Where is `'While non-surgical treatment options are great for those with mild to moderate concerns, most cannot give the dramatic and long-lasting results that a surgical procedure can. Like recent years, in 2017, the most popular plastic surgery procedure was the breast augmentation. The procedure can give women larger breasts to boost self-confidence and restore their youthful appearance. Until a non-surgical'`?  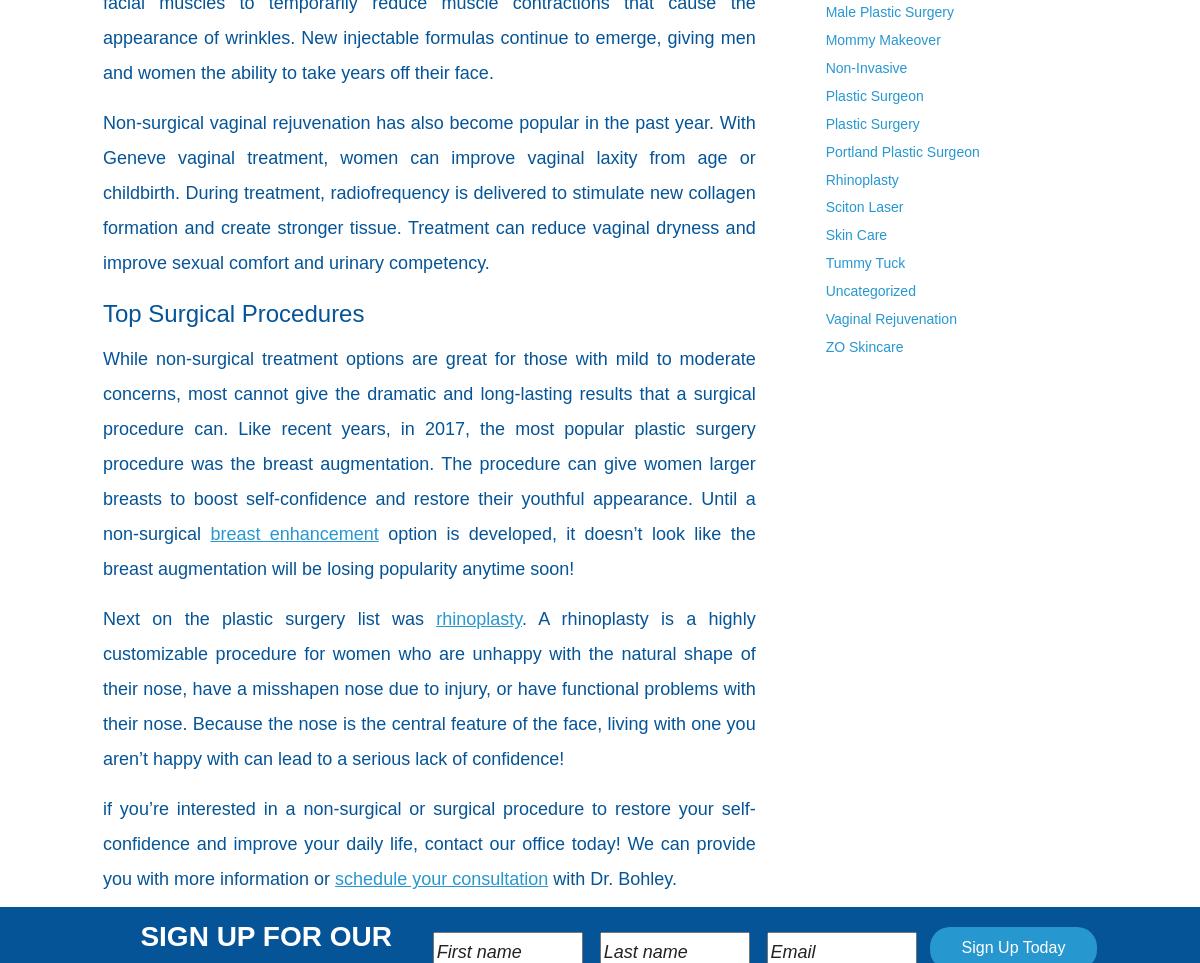
'While non-surgical treatment options are great for those with mild to moderate concerns, most cannot give the dramatic and long-lasting results that a surgical procedure can. Like recent years, in 2017, the most popular plastic surgery procedure was the breast augmentation. The procedure can give women larger breasts to boost self-confidence and restore their youthful appearance. Until a non-surgical' is located at coordinates (429, 445).